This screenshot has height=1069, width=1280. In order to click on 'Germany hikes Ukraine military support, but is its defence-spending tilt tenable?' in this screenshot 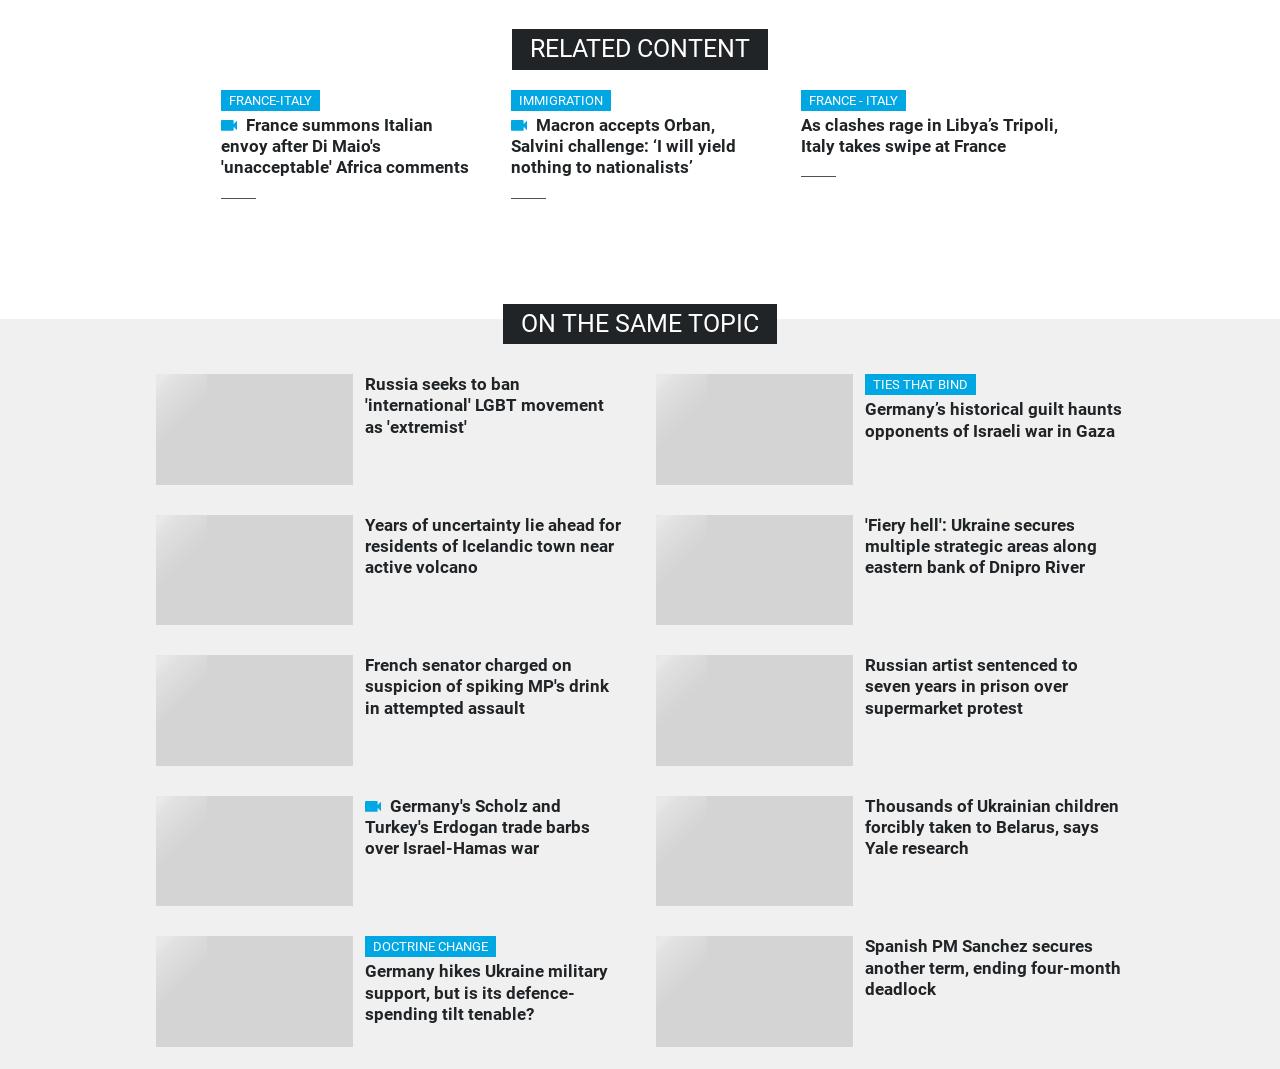, I will do `click(485, 992)`.